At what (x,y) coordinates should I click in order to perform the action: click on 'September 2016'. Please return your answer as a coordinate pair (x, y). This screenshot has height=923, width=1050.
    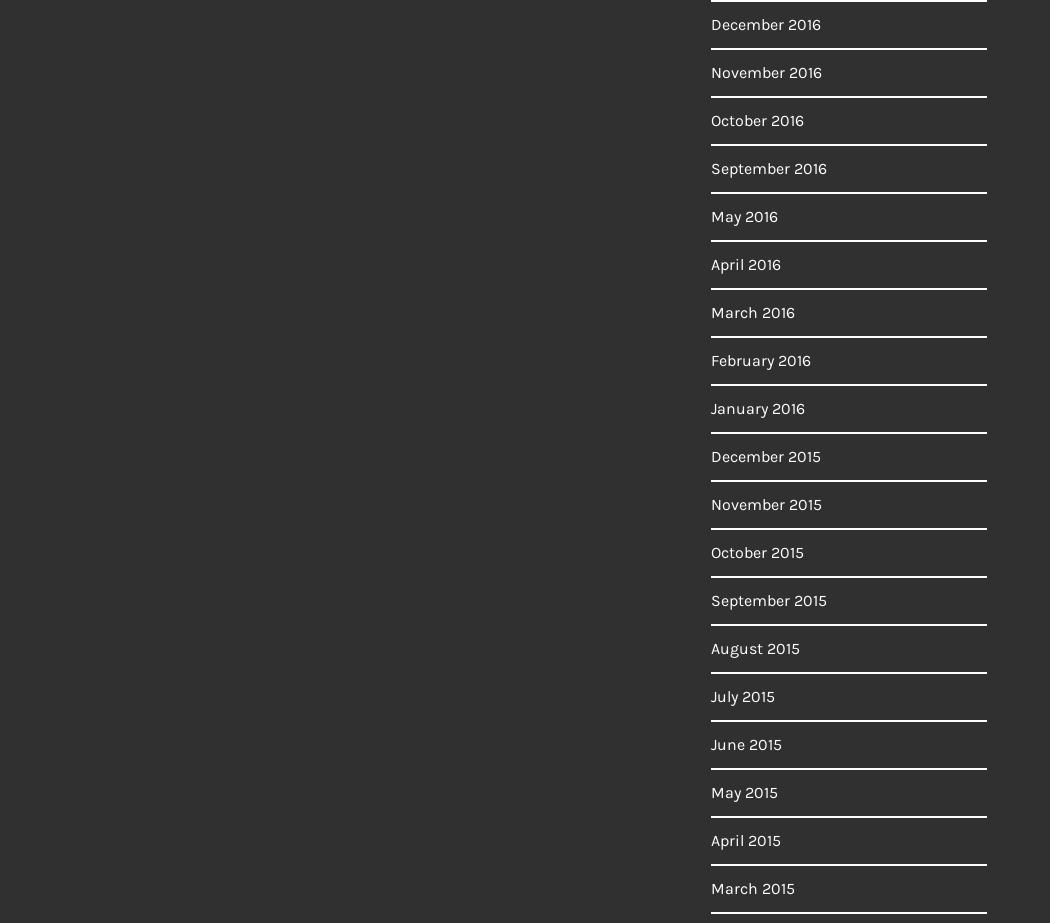
    Looking at the image, I should click on (769, 168).